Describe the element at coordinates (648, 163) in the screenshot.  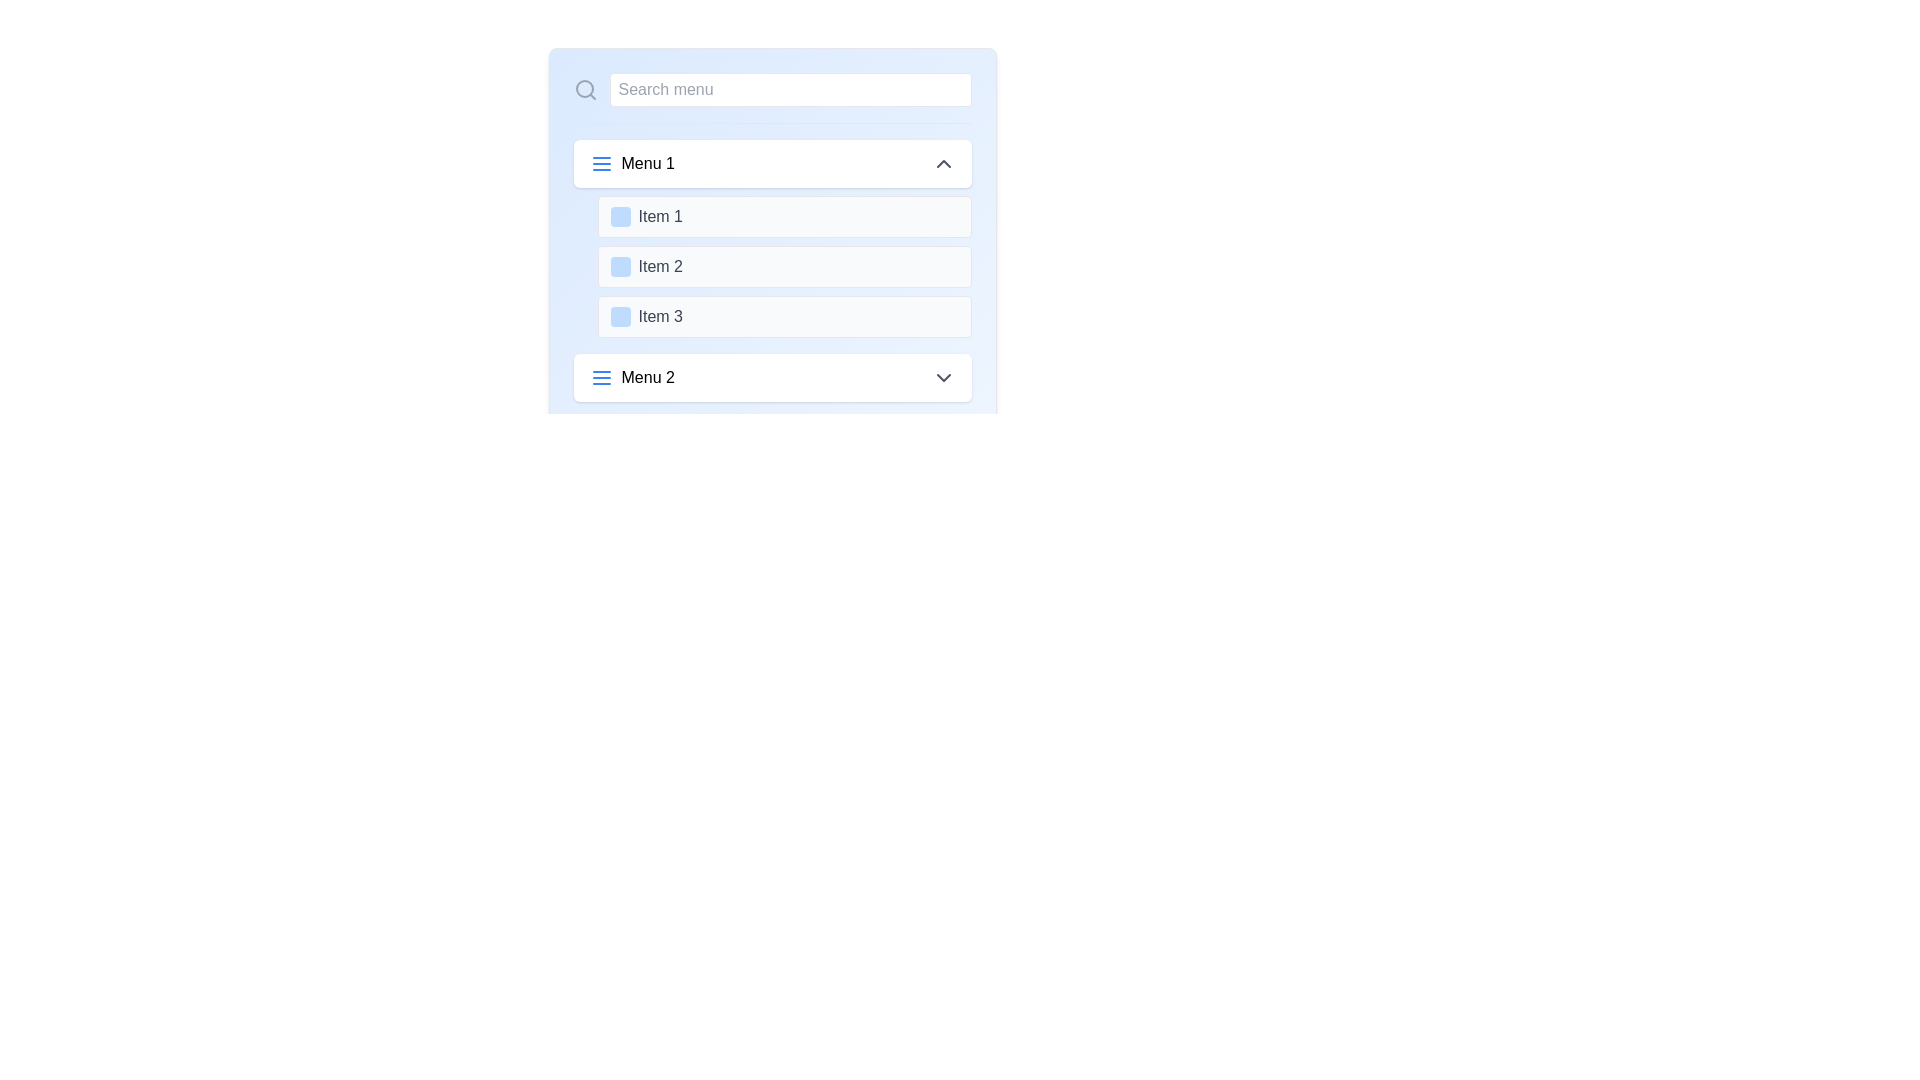
I see `text label for the collapsible menu item representing 'Menu 1', located just below the search bar and between the menu icon and the arrow icon` at that location.